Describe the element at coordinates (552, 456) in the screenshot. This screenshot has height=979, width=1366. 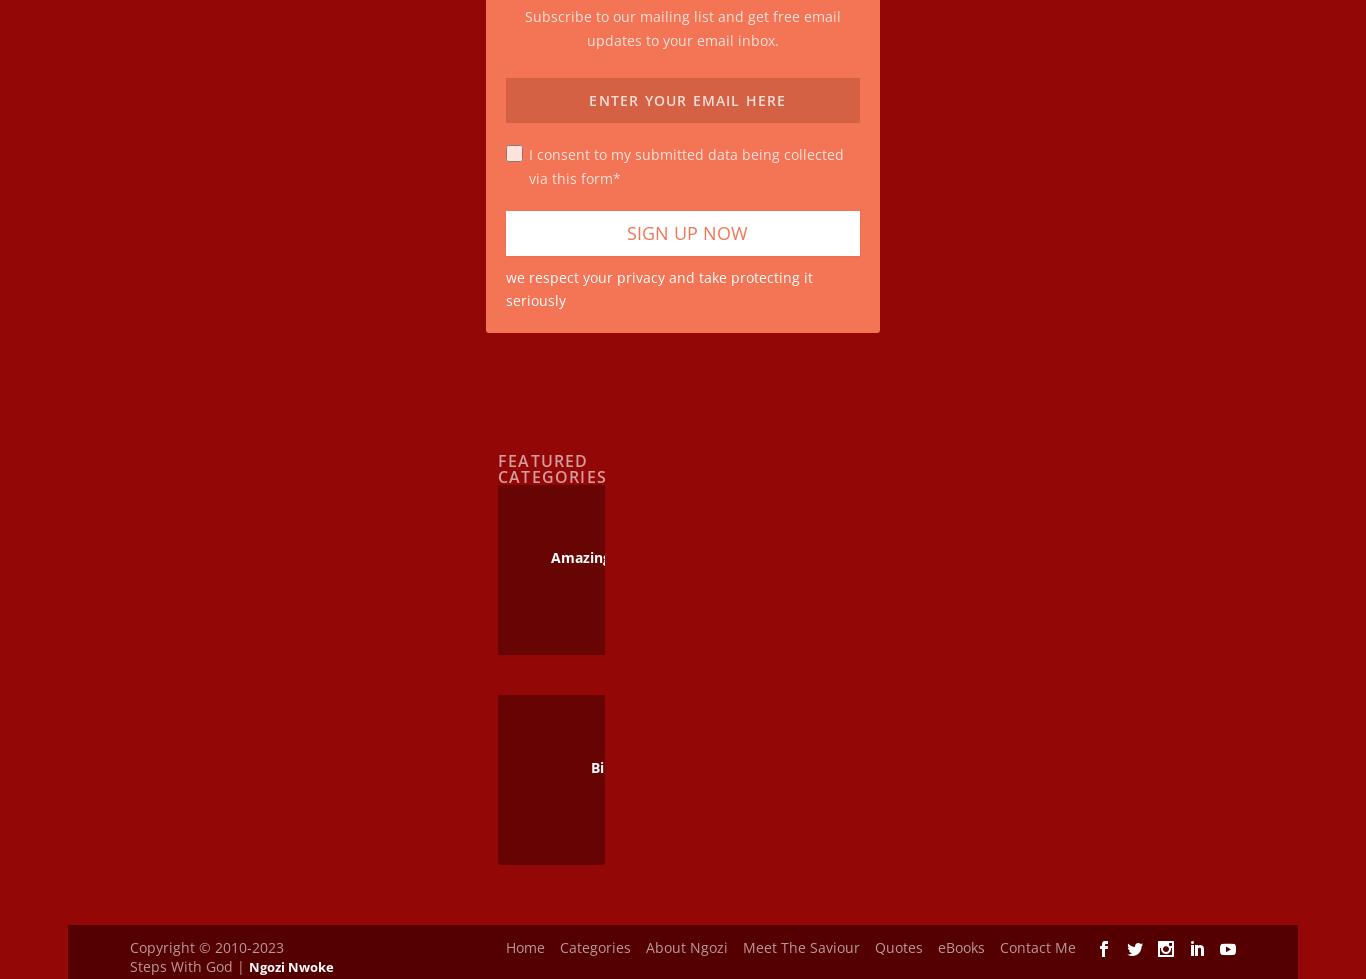
I see `'Featured Categories'` at that location.